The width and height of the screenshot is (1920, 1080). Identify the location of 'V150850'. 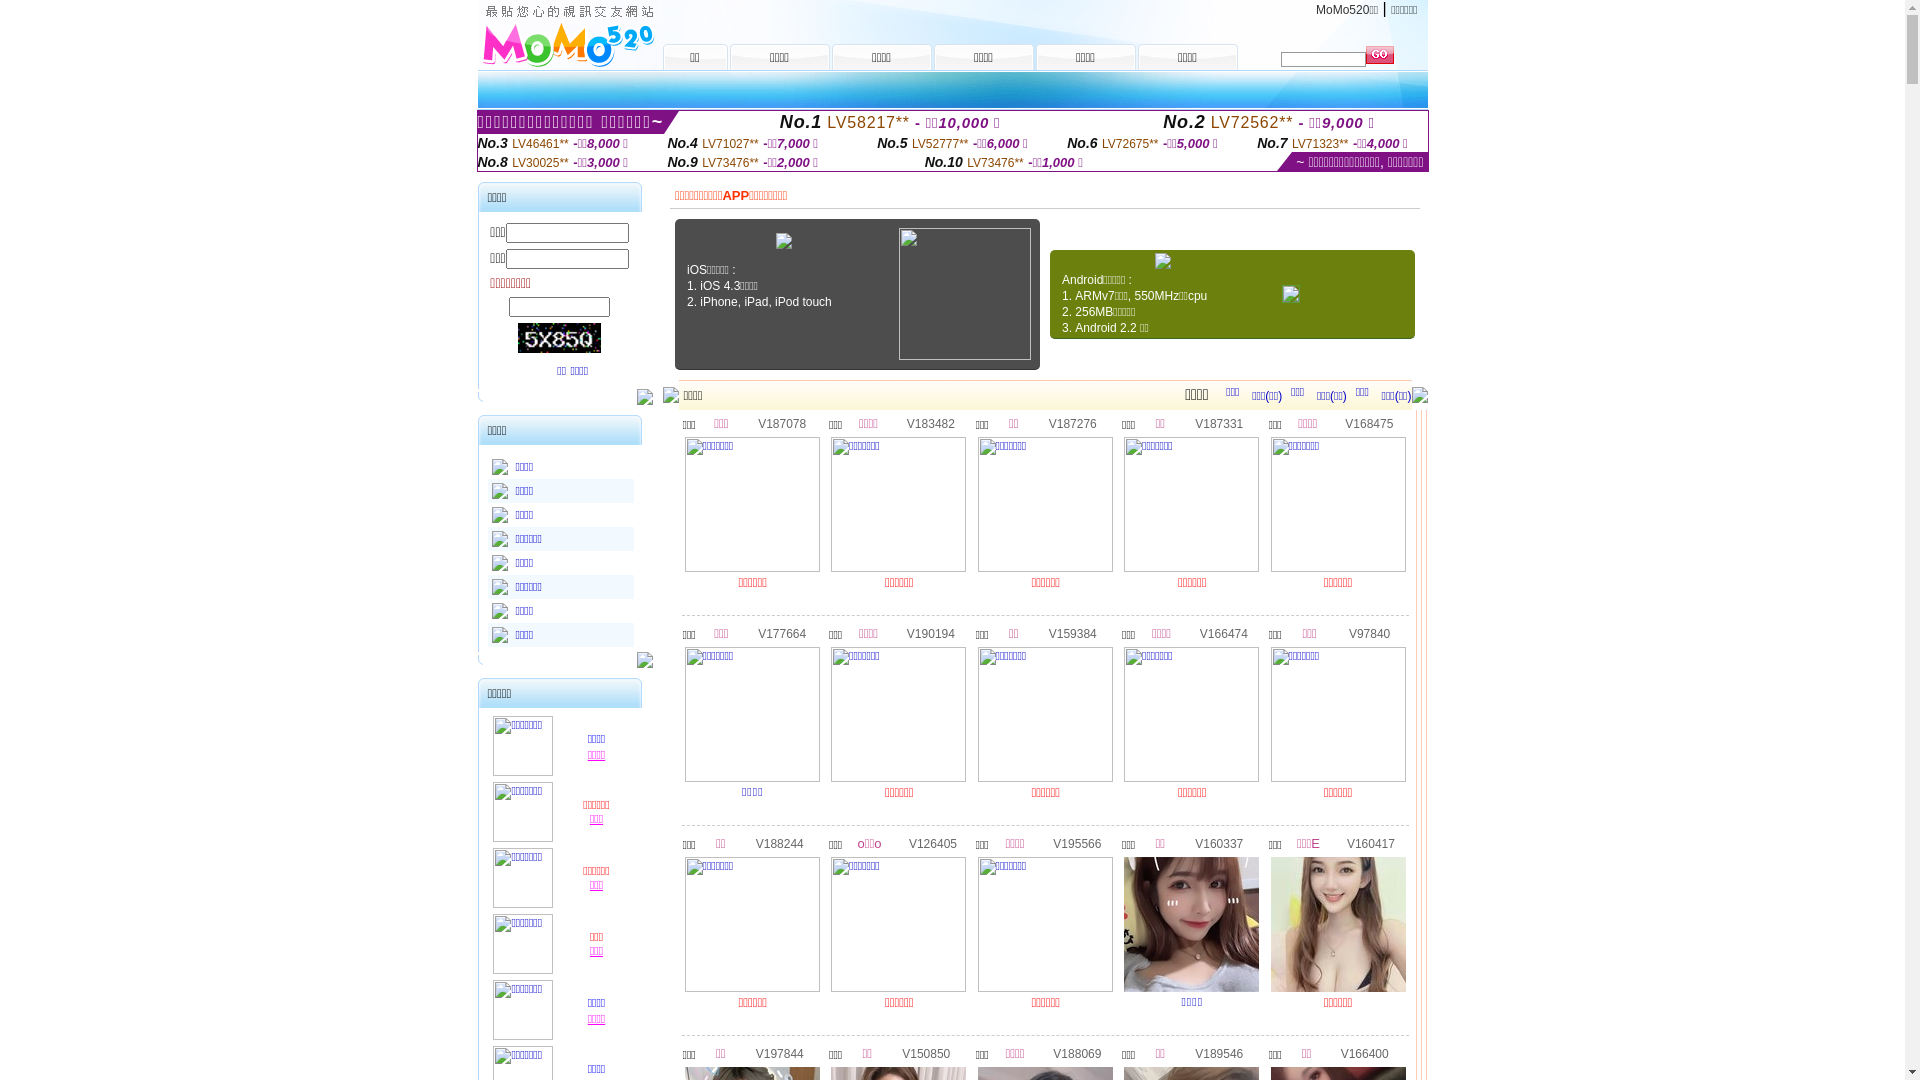
(925, 1052).